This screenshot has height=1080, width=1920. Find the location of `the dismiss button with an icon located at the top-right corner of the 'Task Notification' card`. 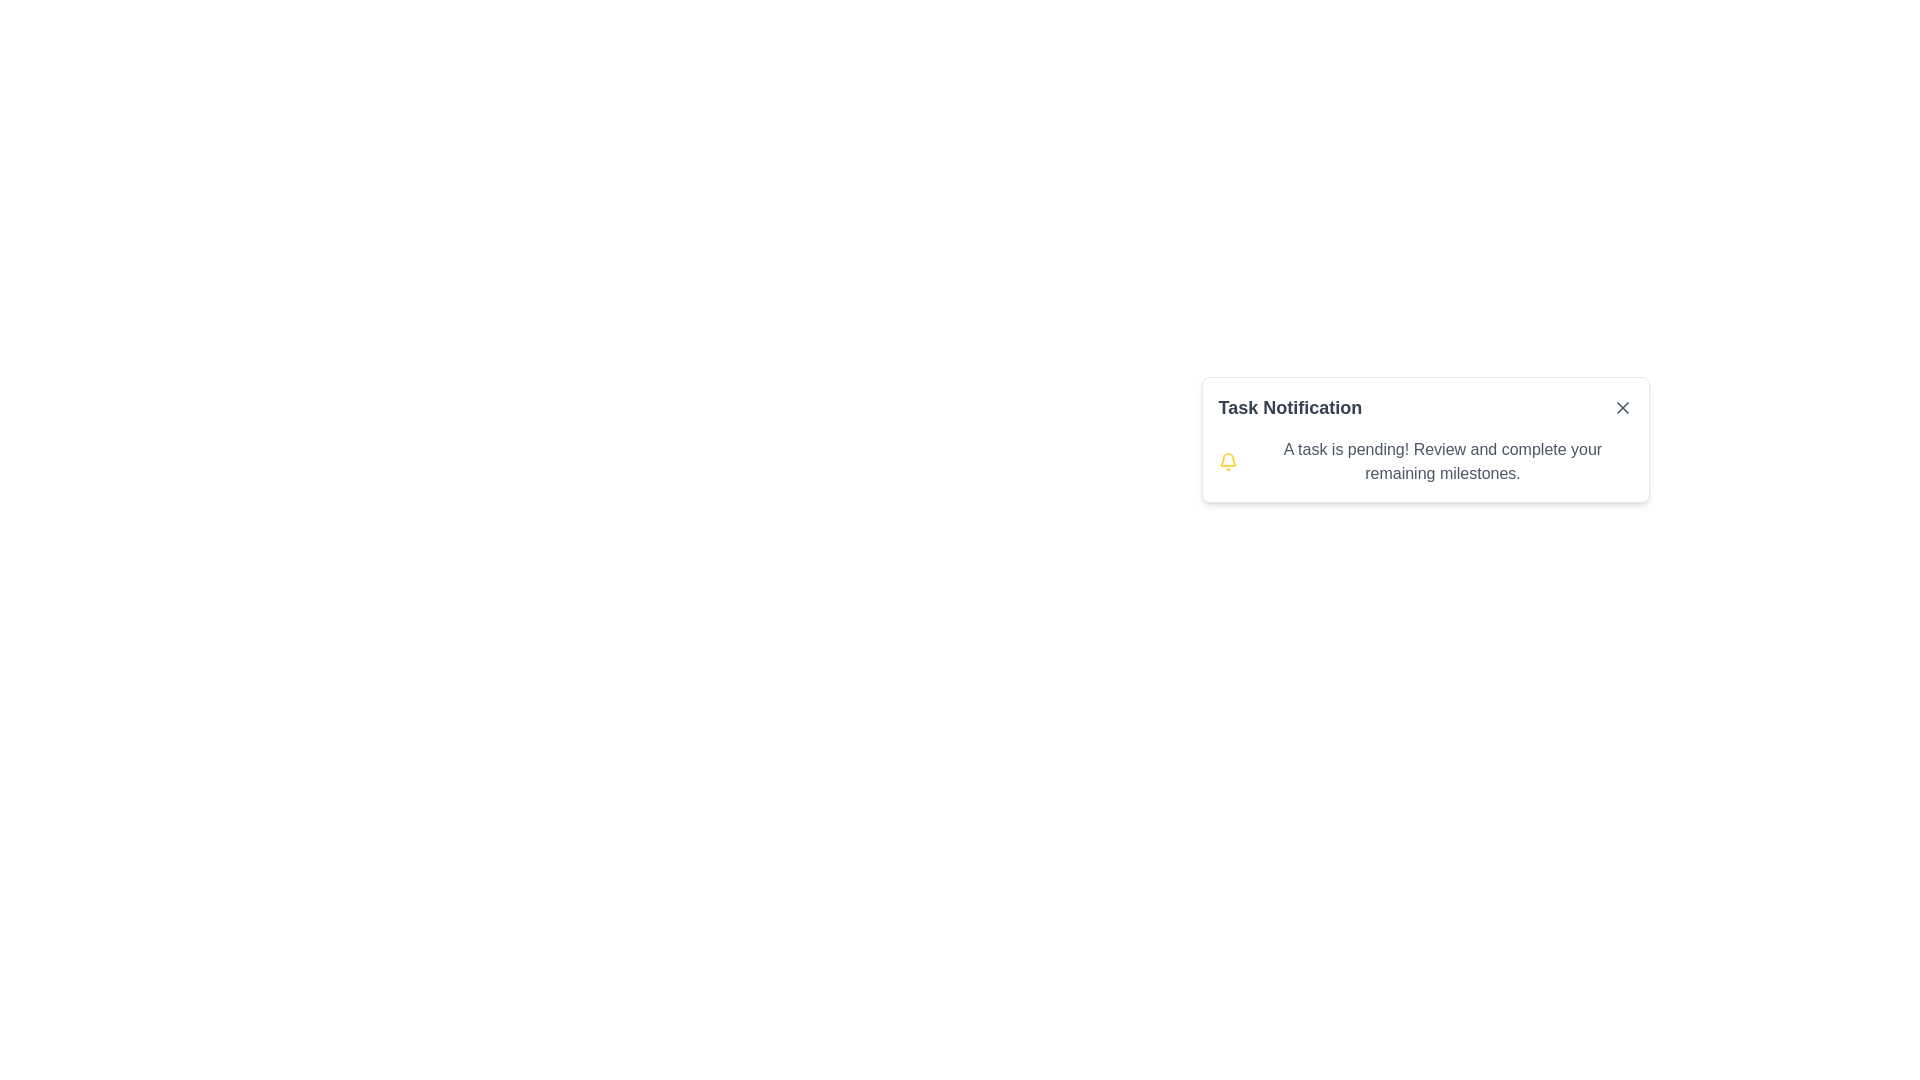

the dismiss button with an icon located at the top-right corner of the 'Task Notification' card is located at coordinates (1622, 407).